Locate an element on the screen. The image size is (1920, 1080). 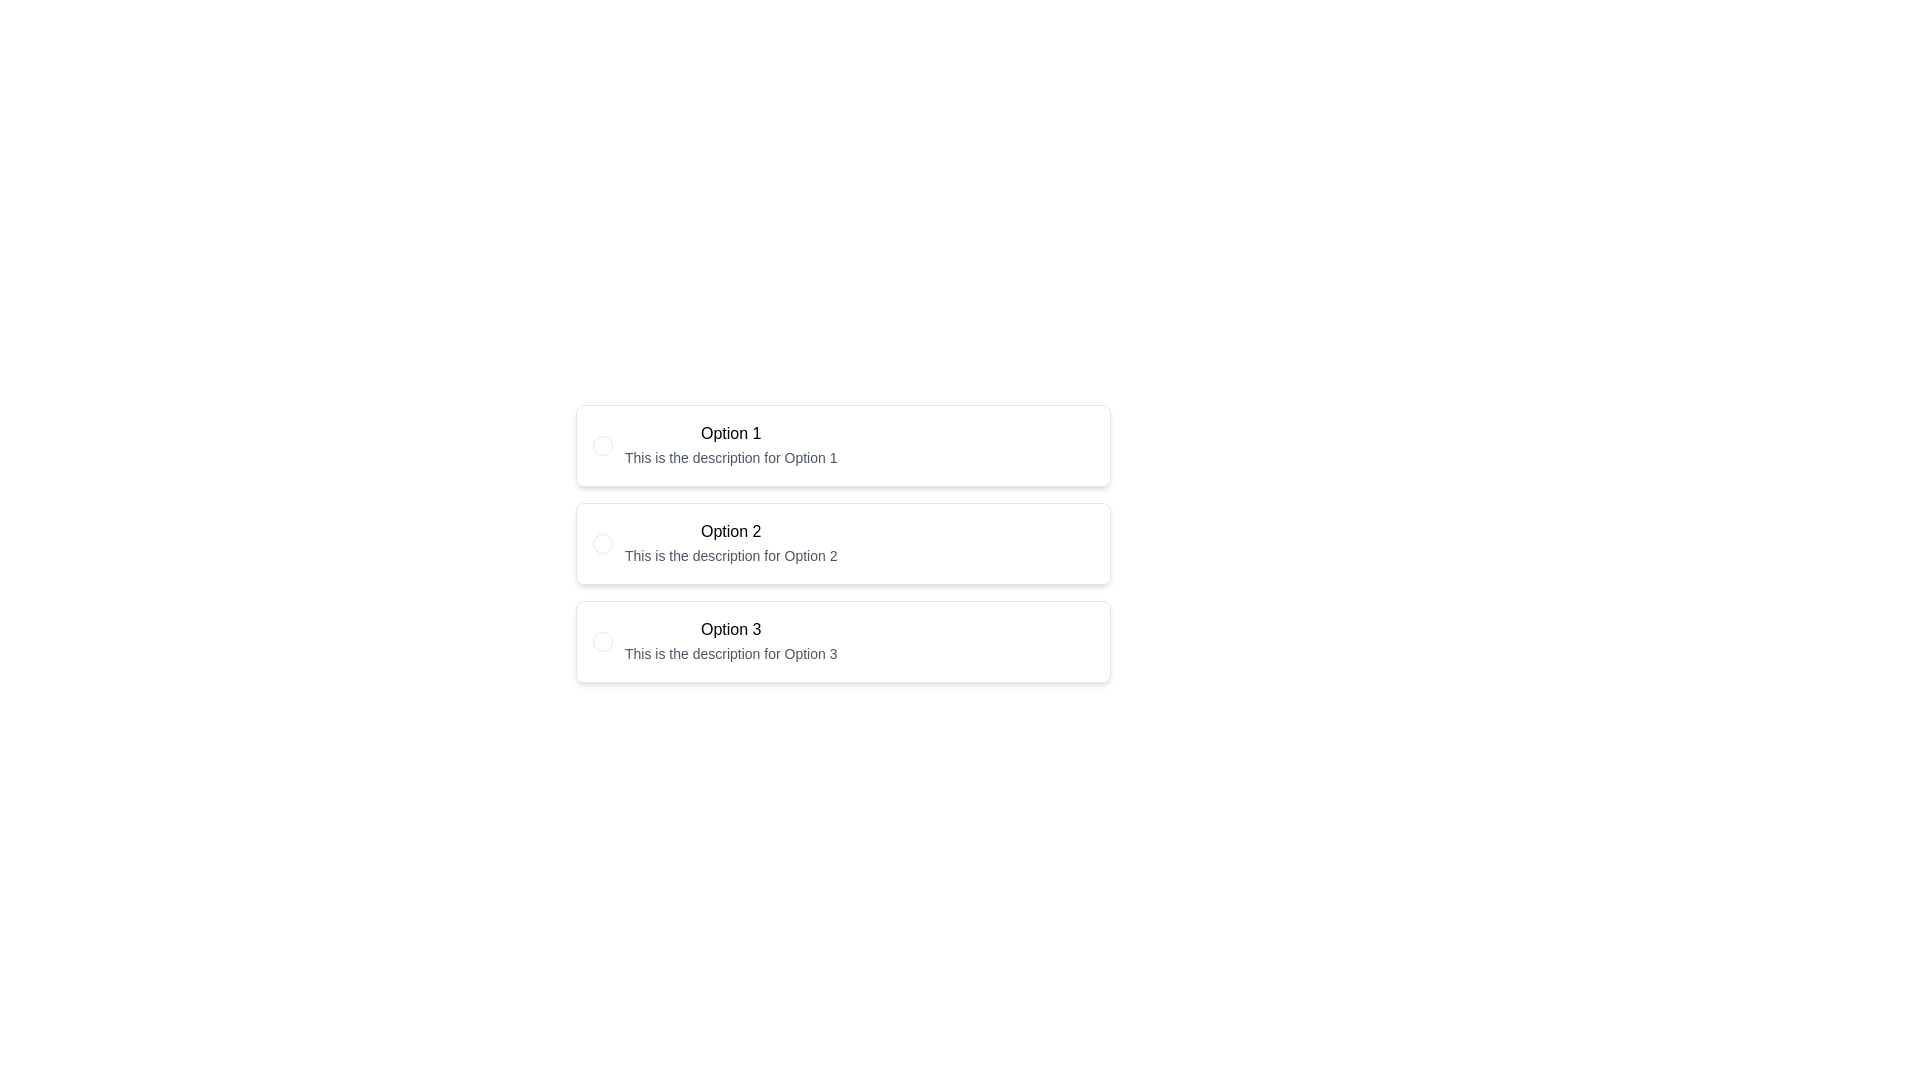
the 'Option 1' radio button is located at coordinates (715, 445).